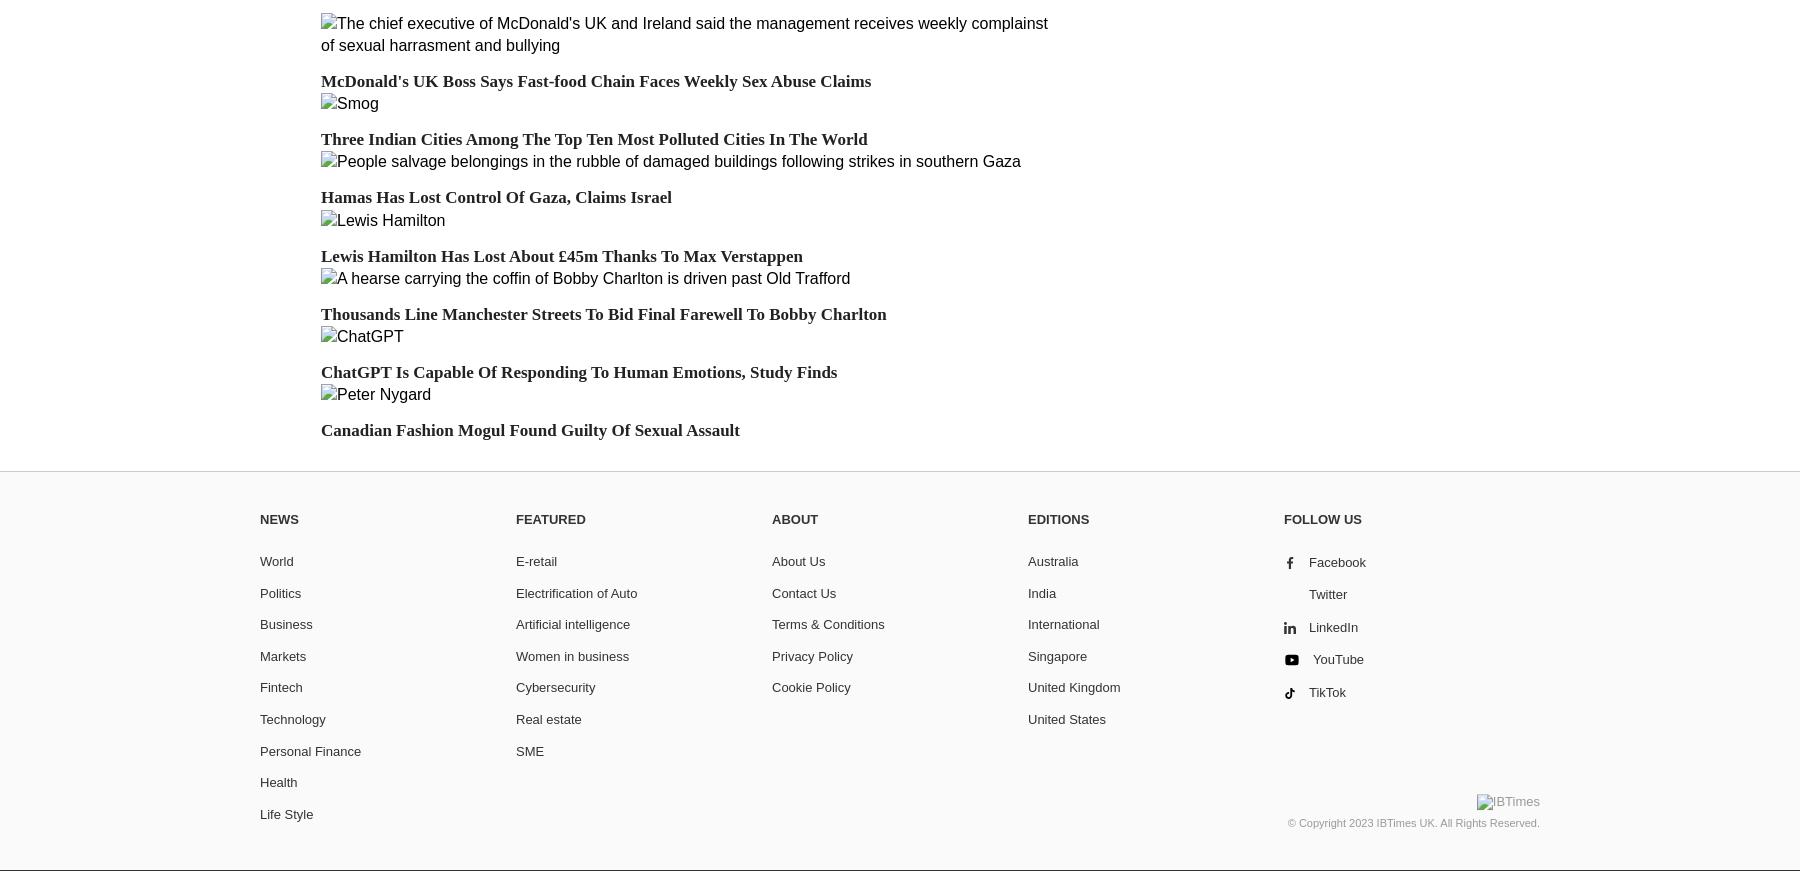 Image resolution: width=1800 pixels, height=871 pixels. Describe the element at coordinates (1312, 657) in the screenshot. I see `'YouTube'` at that location.